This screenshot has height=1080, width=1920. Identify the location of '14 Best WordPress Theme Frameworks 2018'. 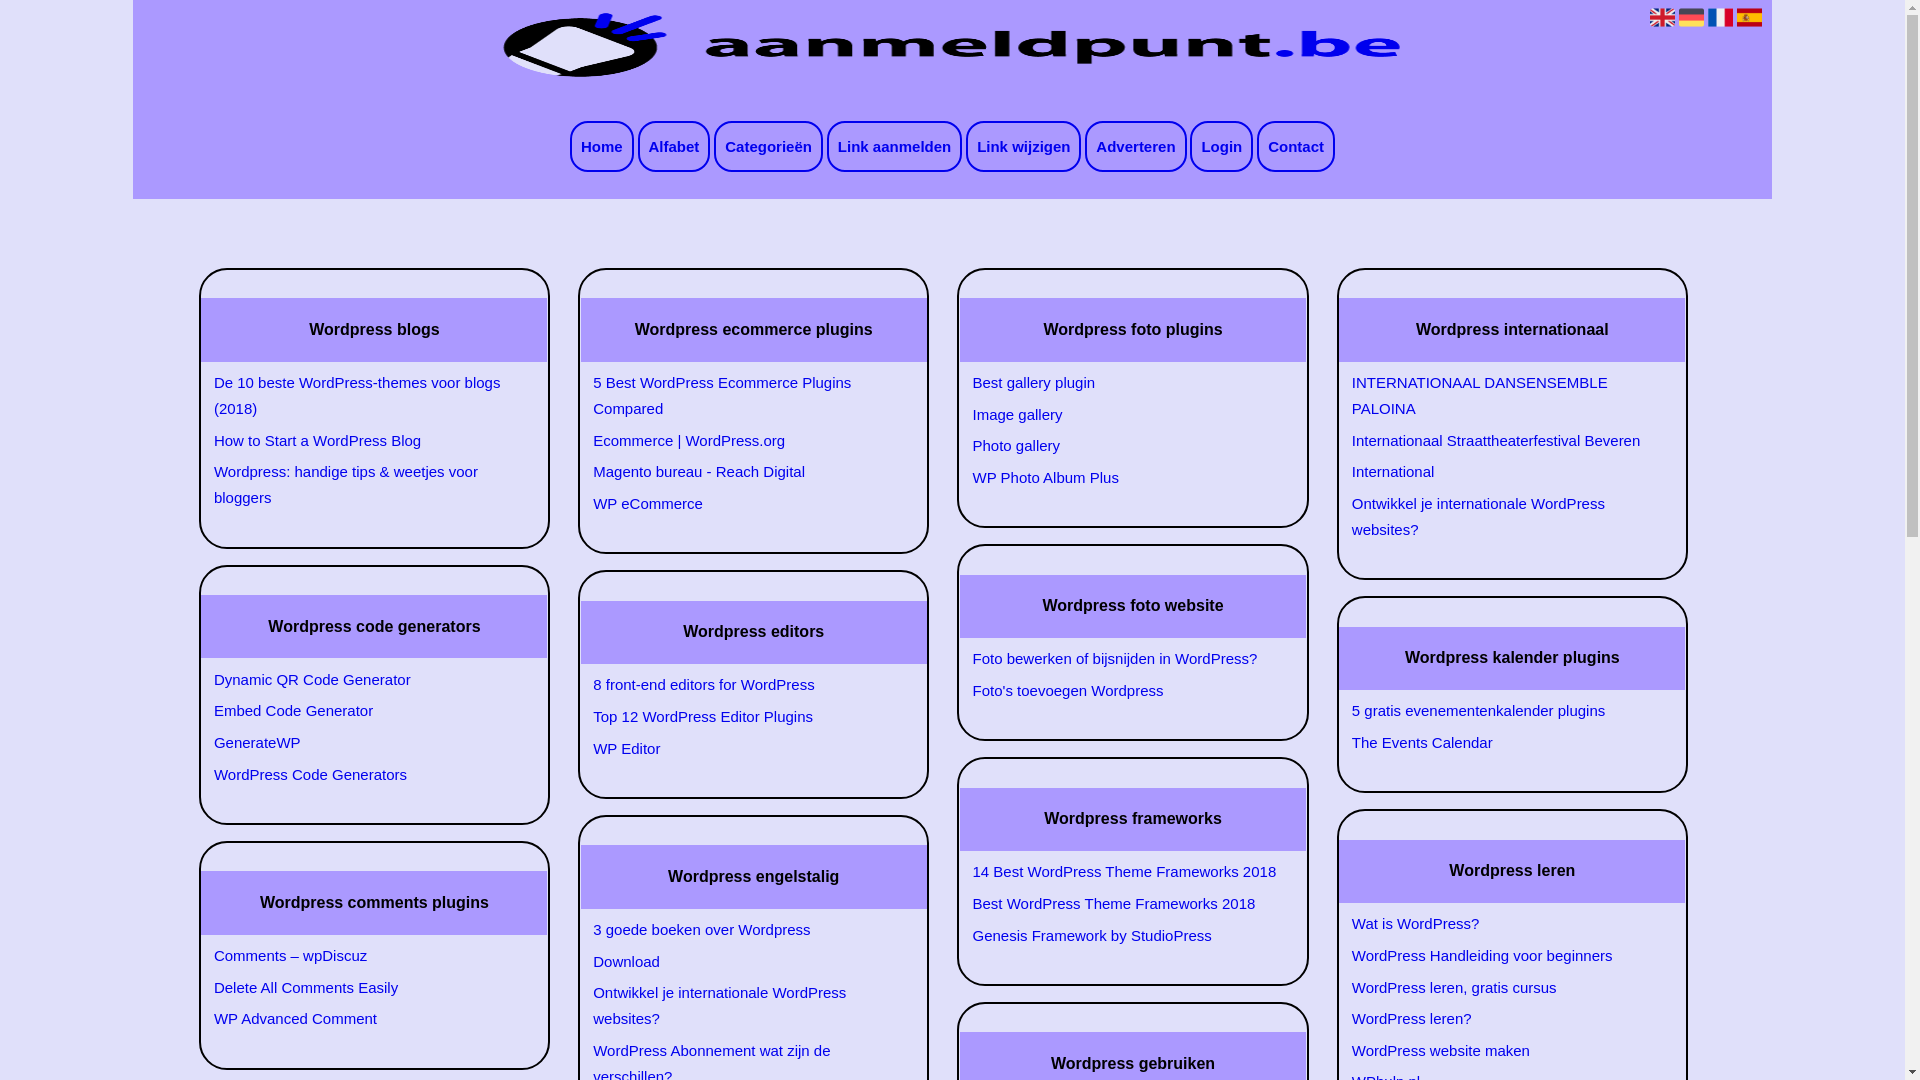
(1121, 870).